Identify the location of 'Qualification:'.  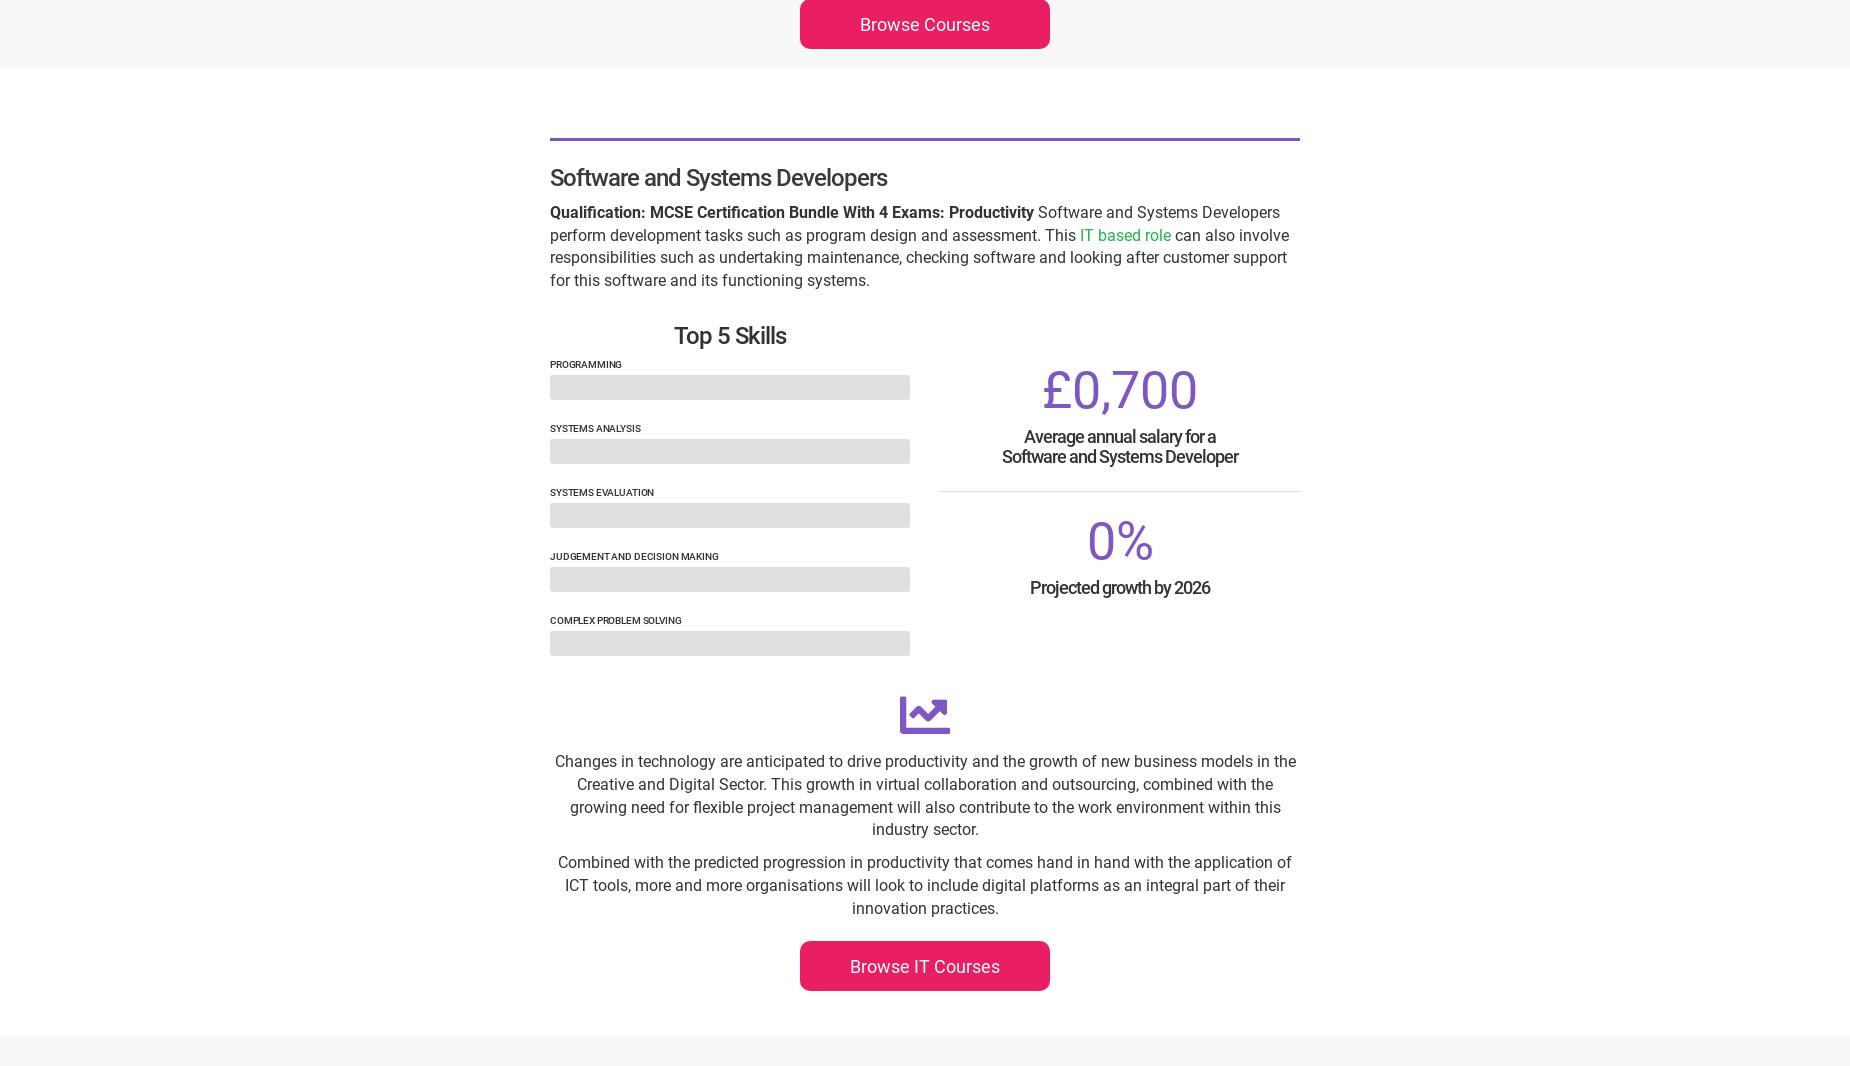
(597, 210).